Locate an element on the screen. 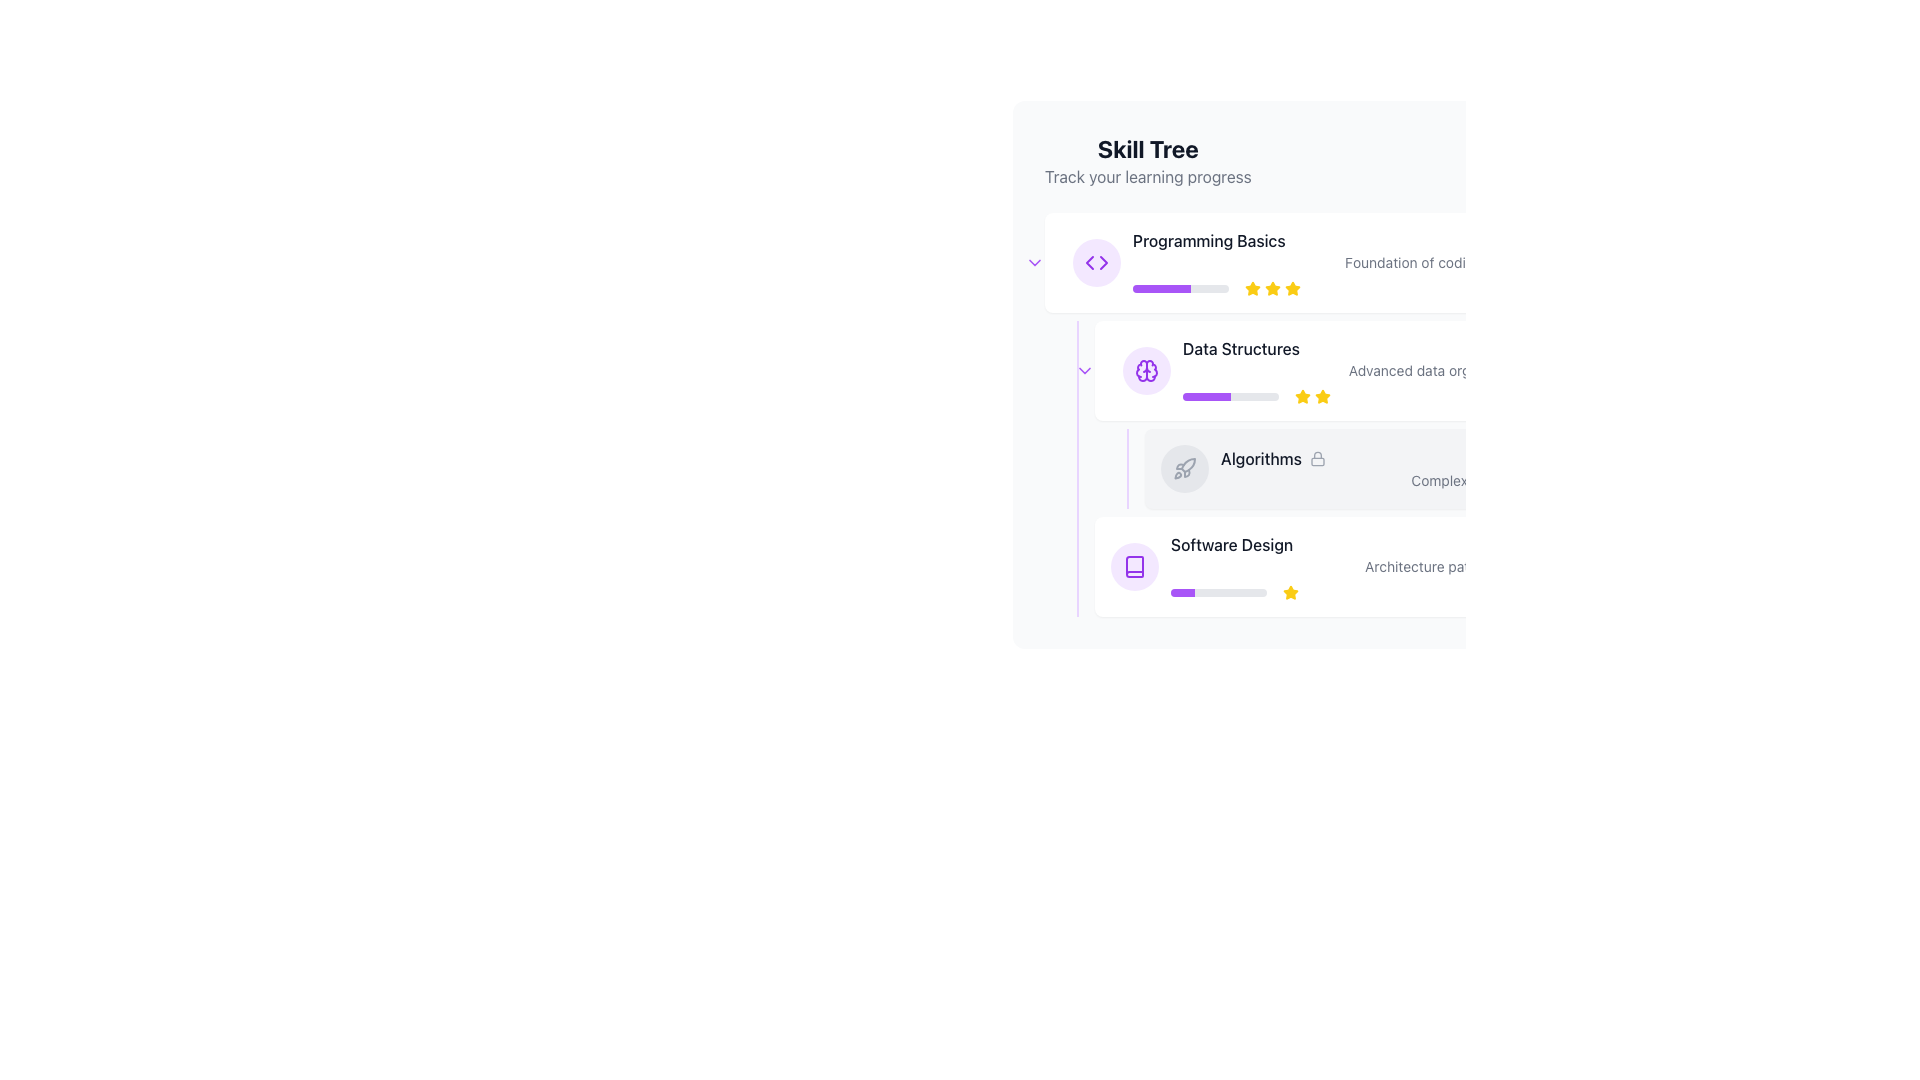 The image size is (1920, 1080). the Text Label that indicates the primary skill 'Software Design' and its subtitle 'Architecture patterns', positioned within the skill tree interface is located at coordinates (1432, 567).